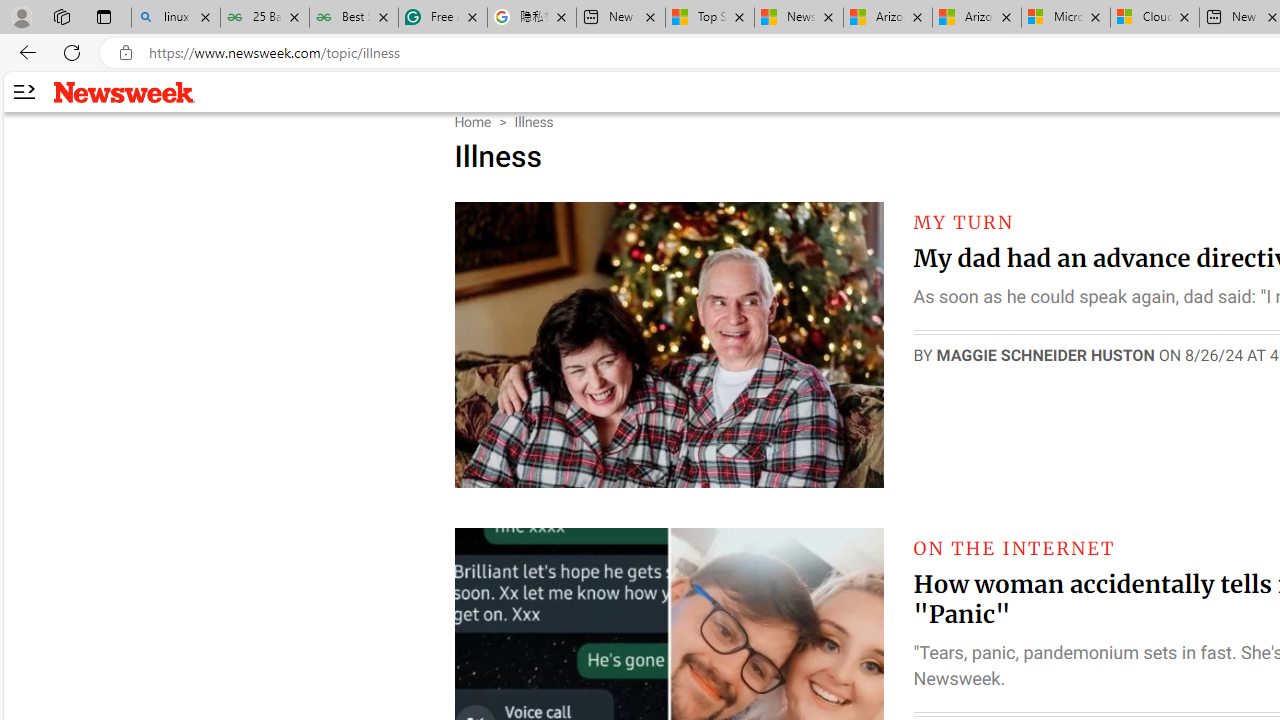 The image size is (1280, 720). Describe the element at coordinates (1155, 17) in the screenshot. I see `'Cloud Computing Services | Microsoft Azure'` at that location.